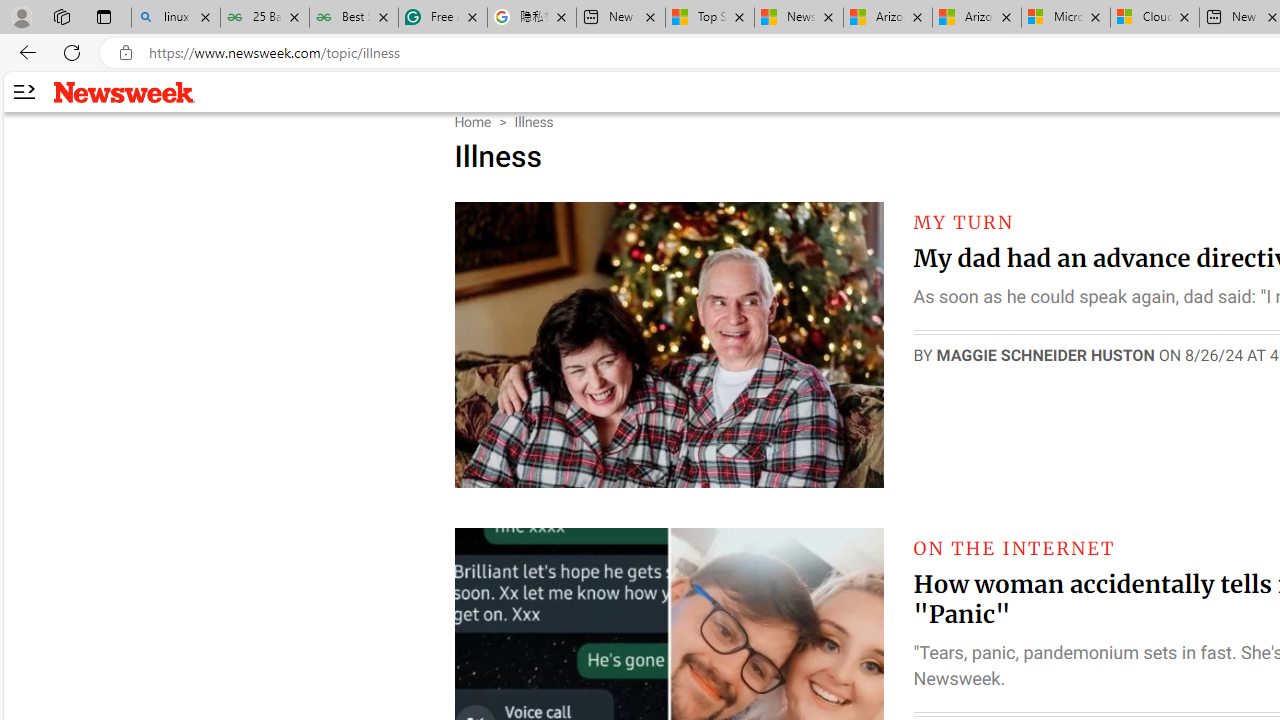 The image size is (1280, 720). Describe the element at coordinates (1155, 17) in the screenshot. I see `'Cloud Computing Services | Microsoft Azure'` at that location.